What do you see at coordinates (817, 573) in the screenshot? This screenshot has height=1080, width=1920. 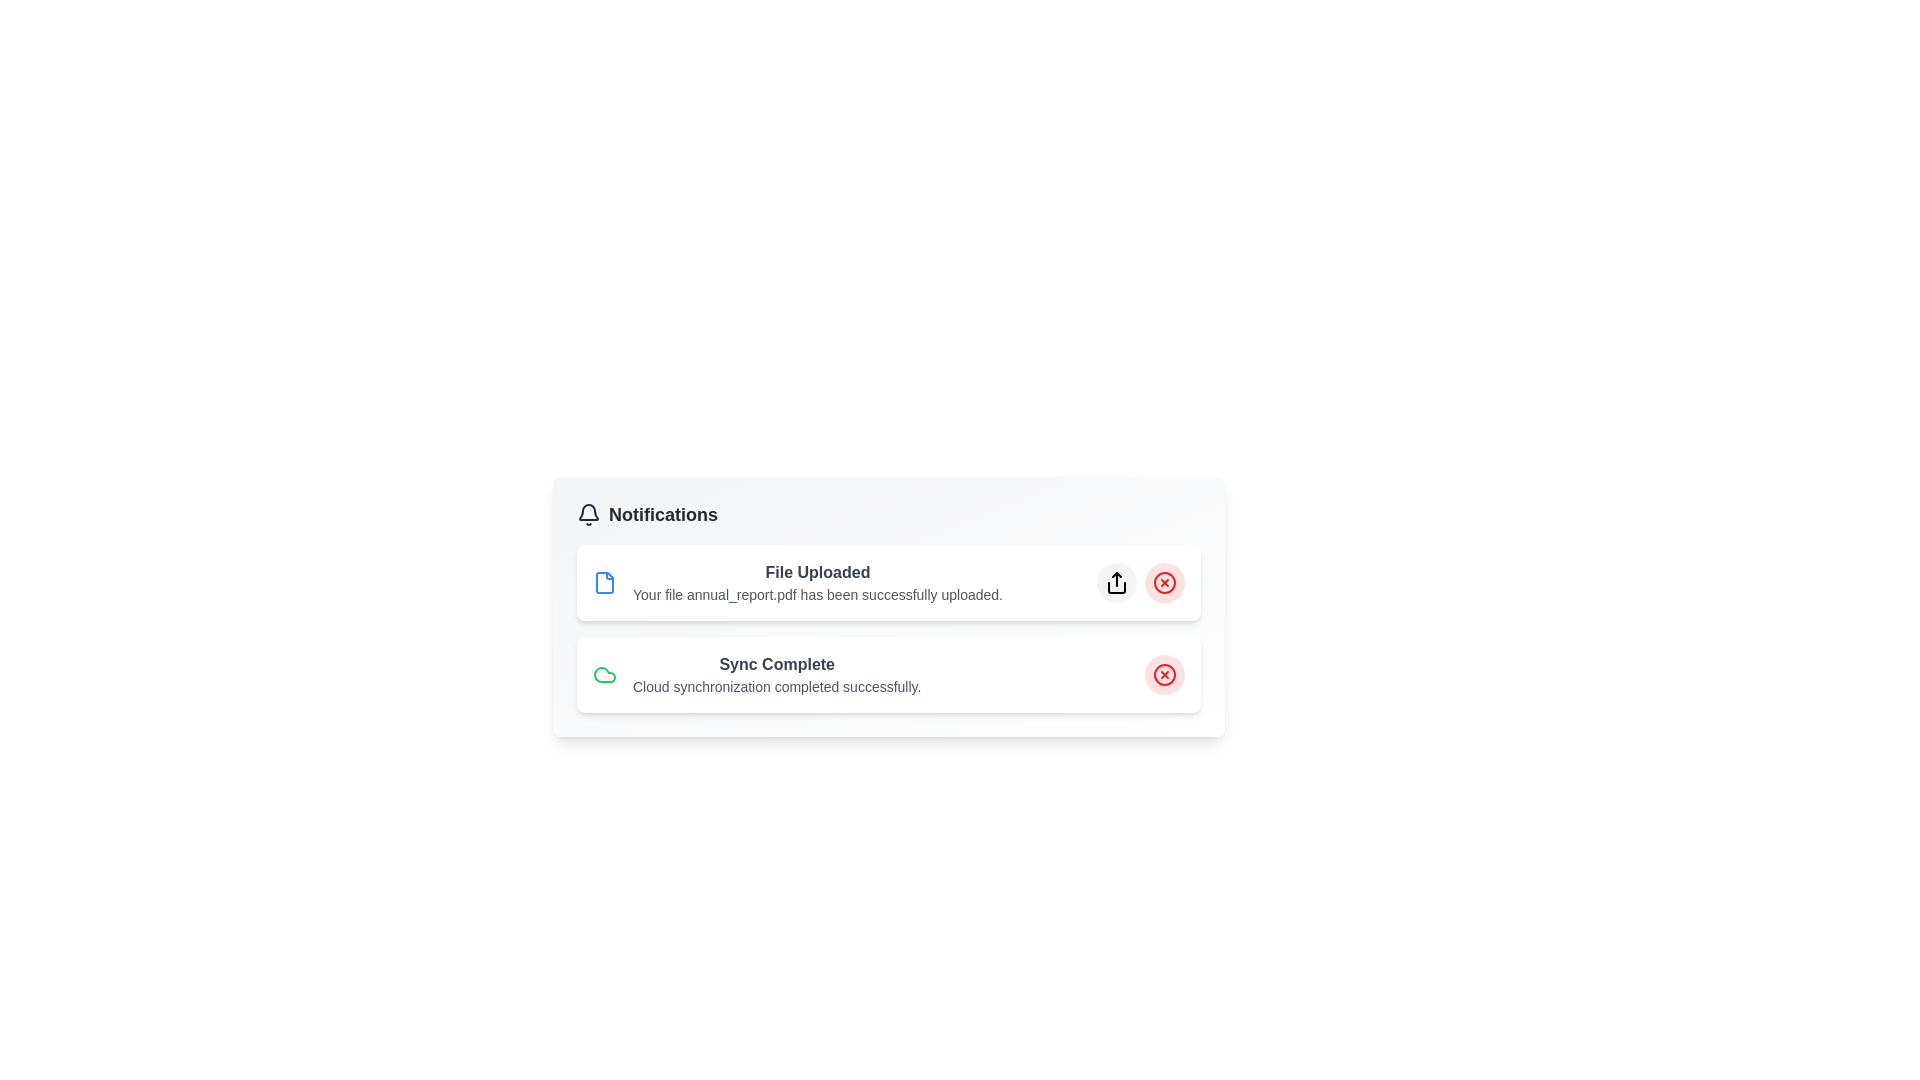 I see `the text label indicating the successful upload of a file, which is located in the upper section of the notification card above the text 'Your file annual_report.pdf has been successfully uploaded.'` at bounding box center [817, 573].